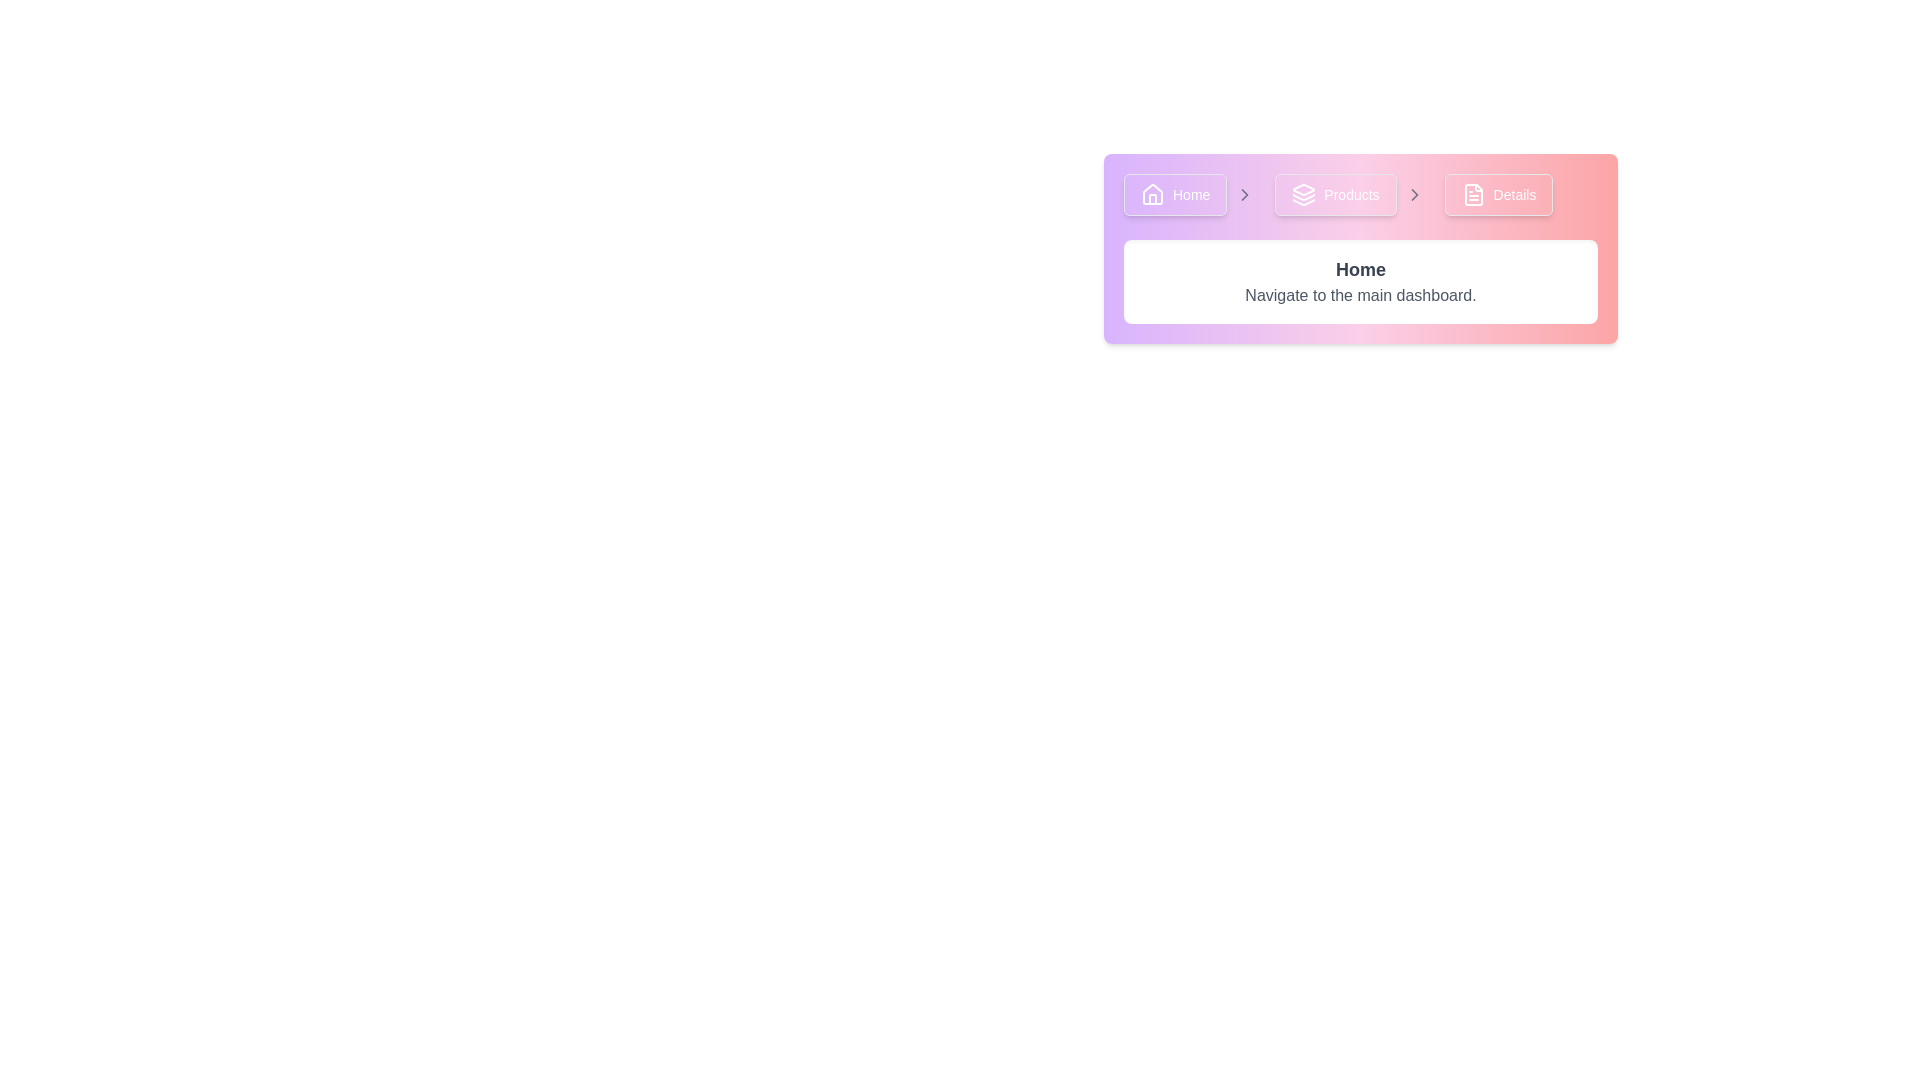  What do you see at coordinates (1360, 296) in the screenshot?
I see `the text label displaying 'Navigate to the main dashboard.' positioned below the 'Home' heading` at bounding box center [1360, 296].